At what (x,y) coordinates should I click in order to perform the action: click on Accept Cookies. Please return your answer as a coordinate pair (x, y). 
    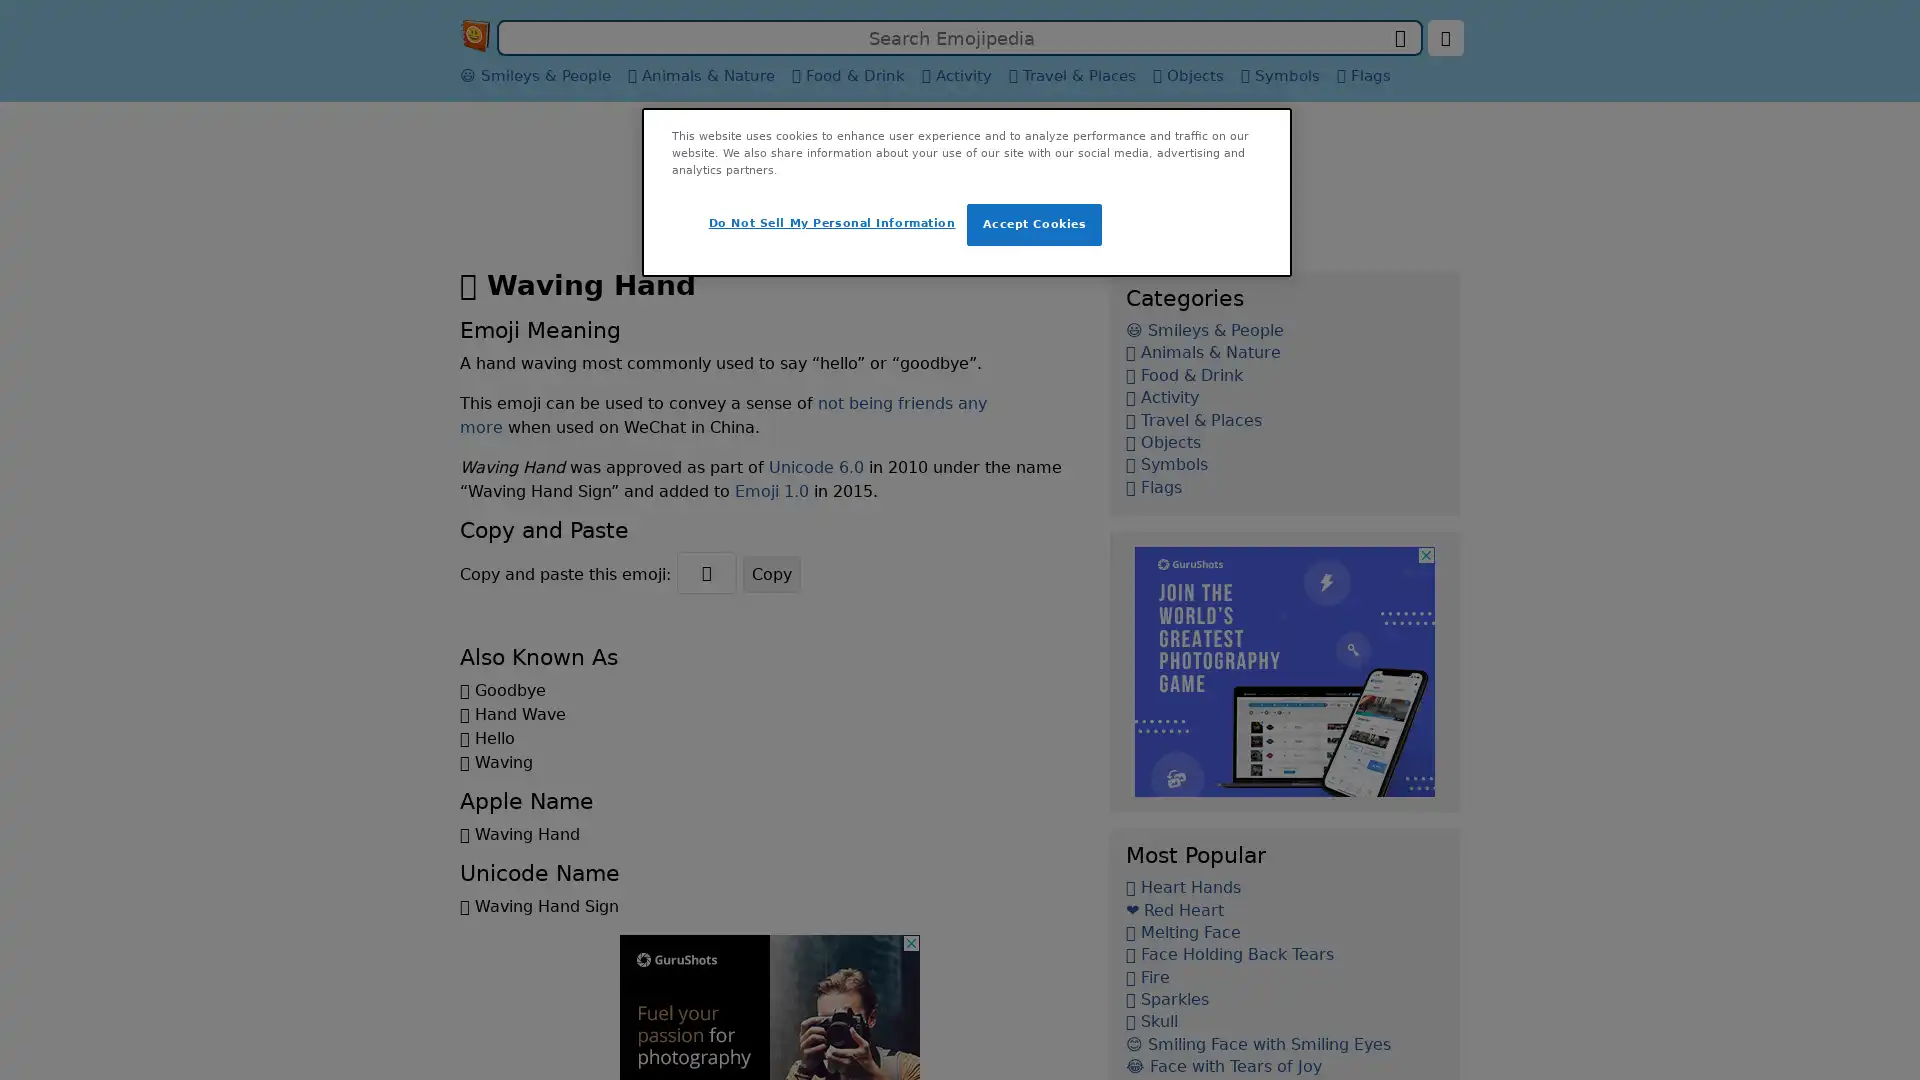
    Looking at the image, I should click on (1034, 224).